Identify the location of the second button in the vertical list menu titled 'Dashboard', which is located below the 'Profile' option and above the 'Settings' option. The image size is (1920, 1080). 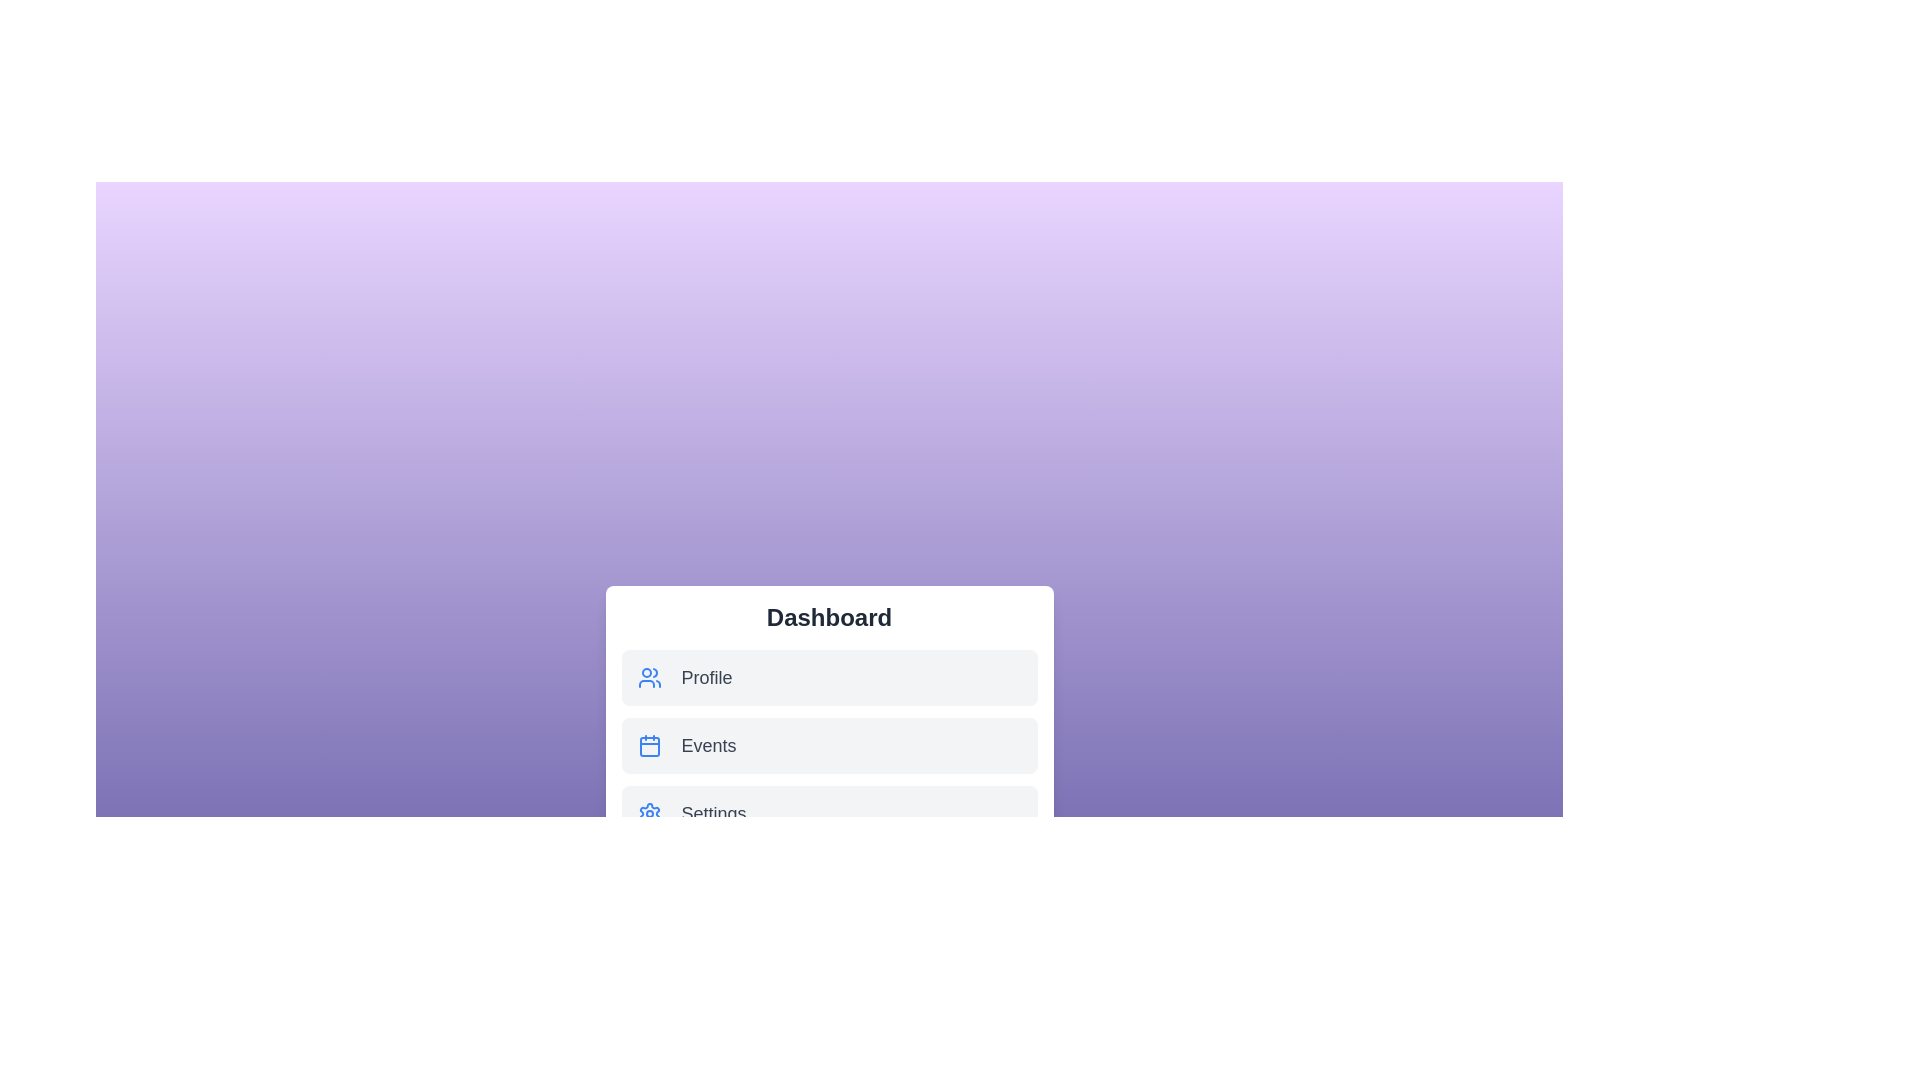
(829, 745).